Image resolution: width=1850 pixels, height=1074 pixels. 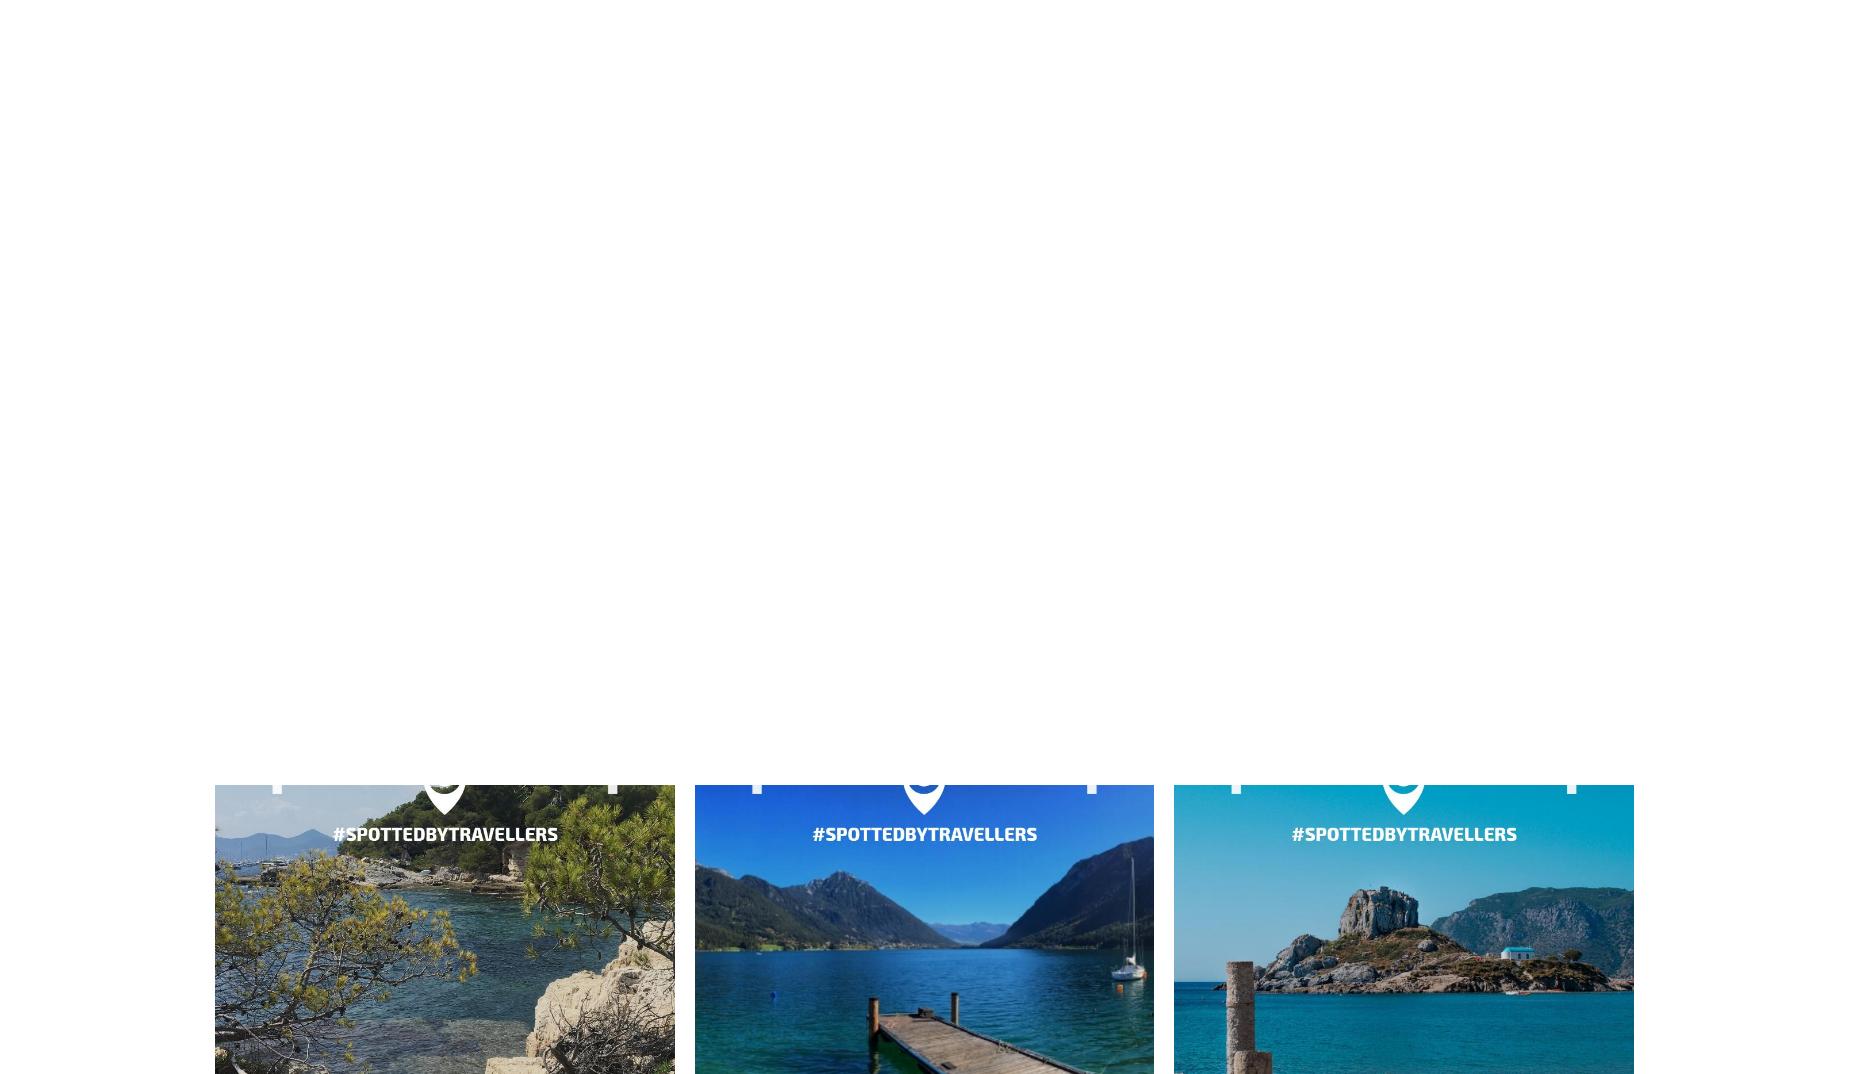 I want to click on 'Grèce', so click(x=443, y=636).